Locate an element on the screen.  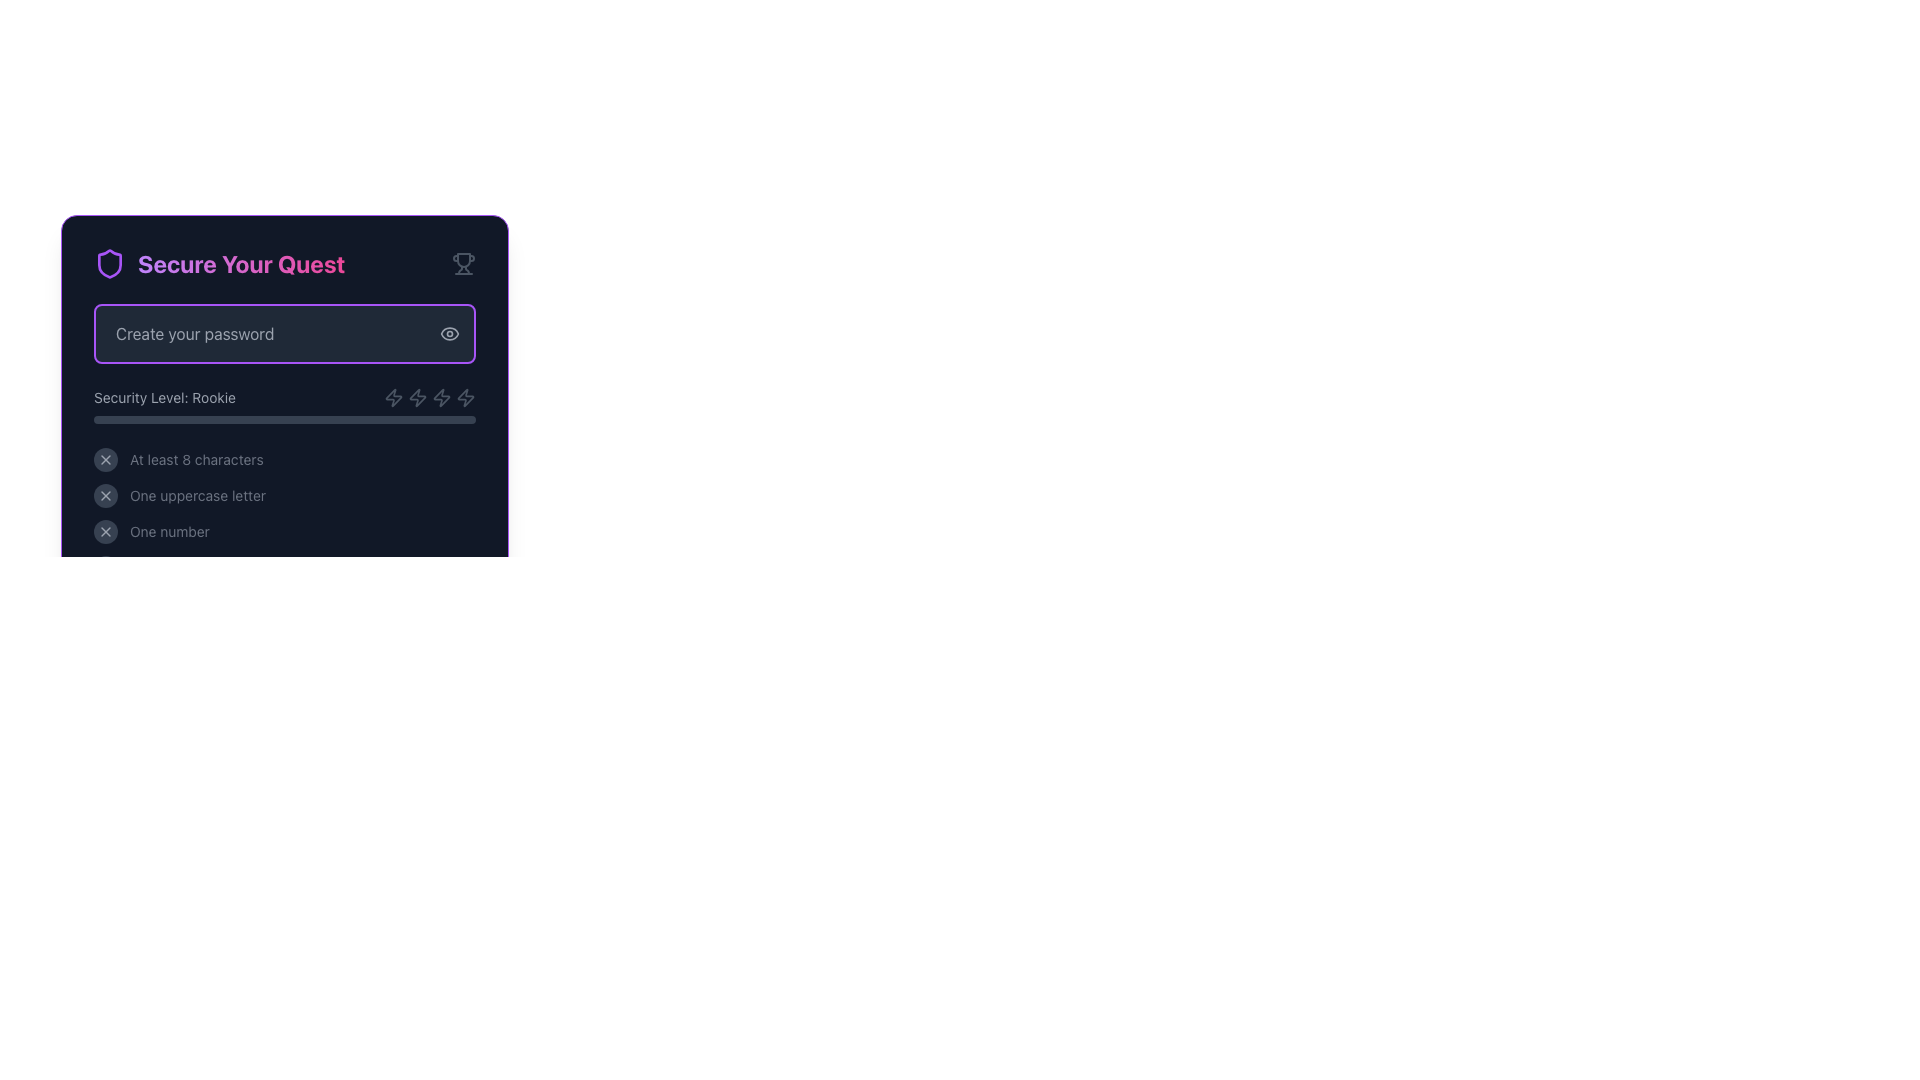
the first icon in the horizontal sequence beneath the 'Security Level: Rookie' label, which serves as a representation for an action or indicator related to security levels is located at coordinates (393, 397).